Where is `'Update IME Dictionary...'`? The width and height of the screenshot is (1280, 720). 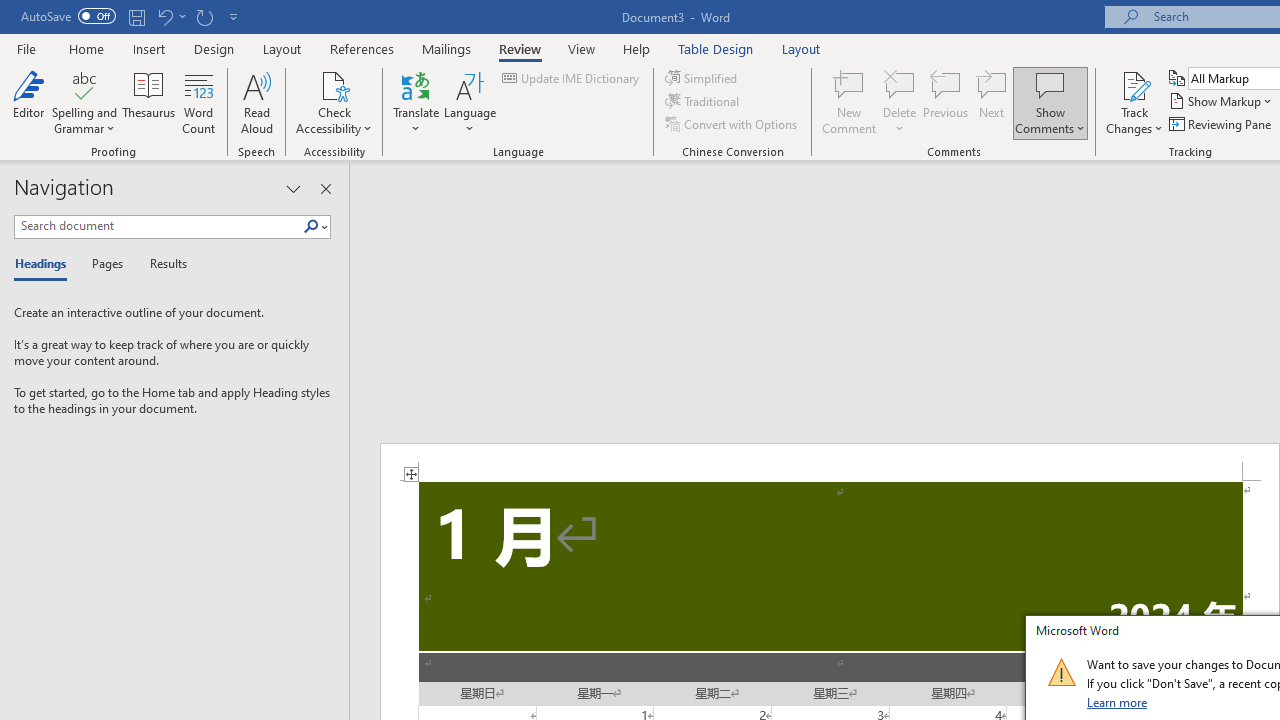
'Update IME Dictionary...' is located at coordinates (571, 77).